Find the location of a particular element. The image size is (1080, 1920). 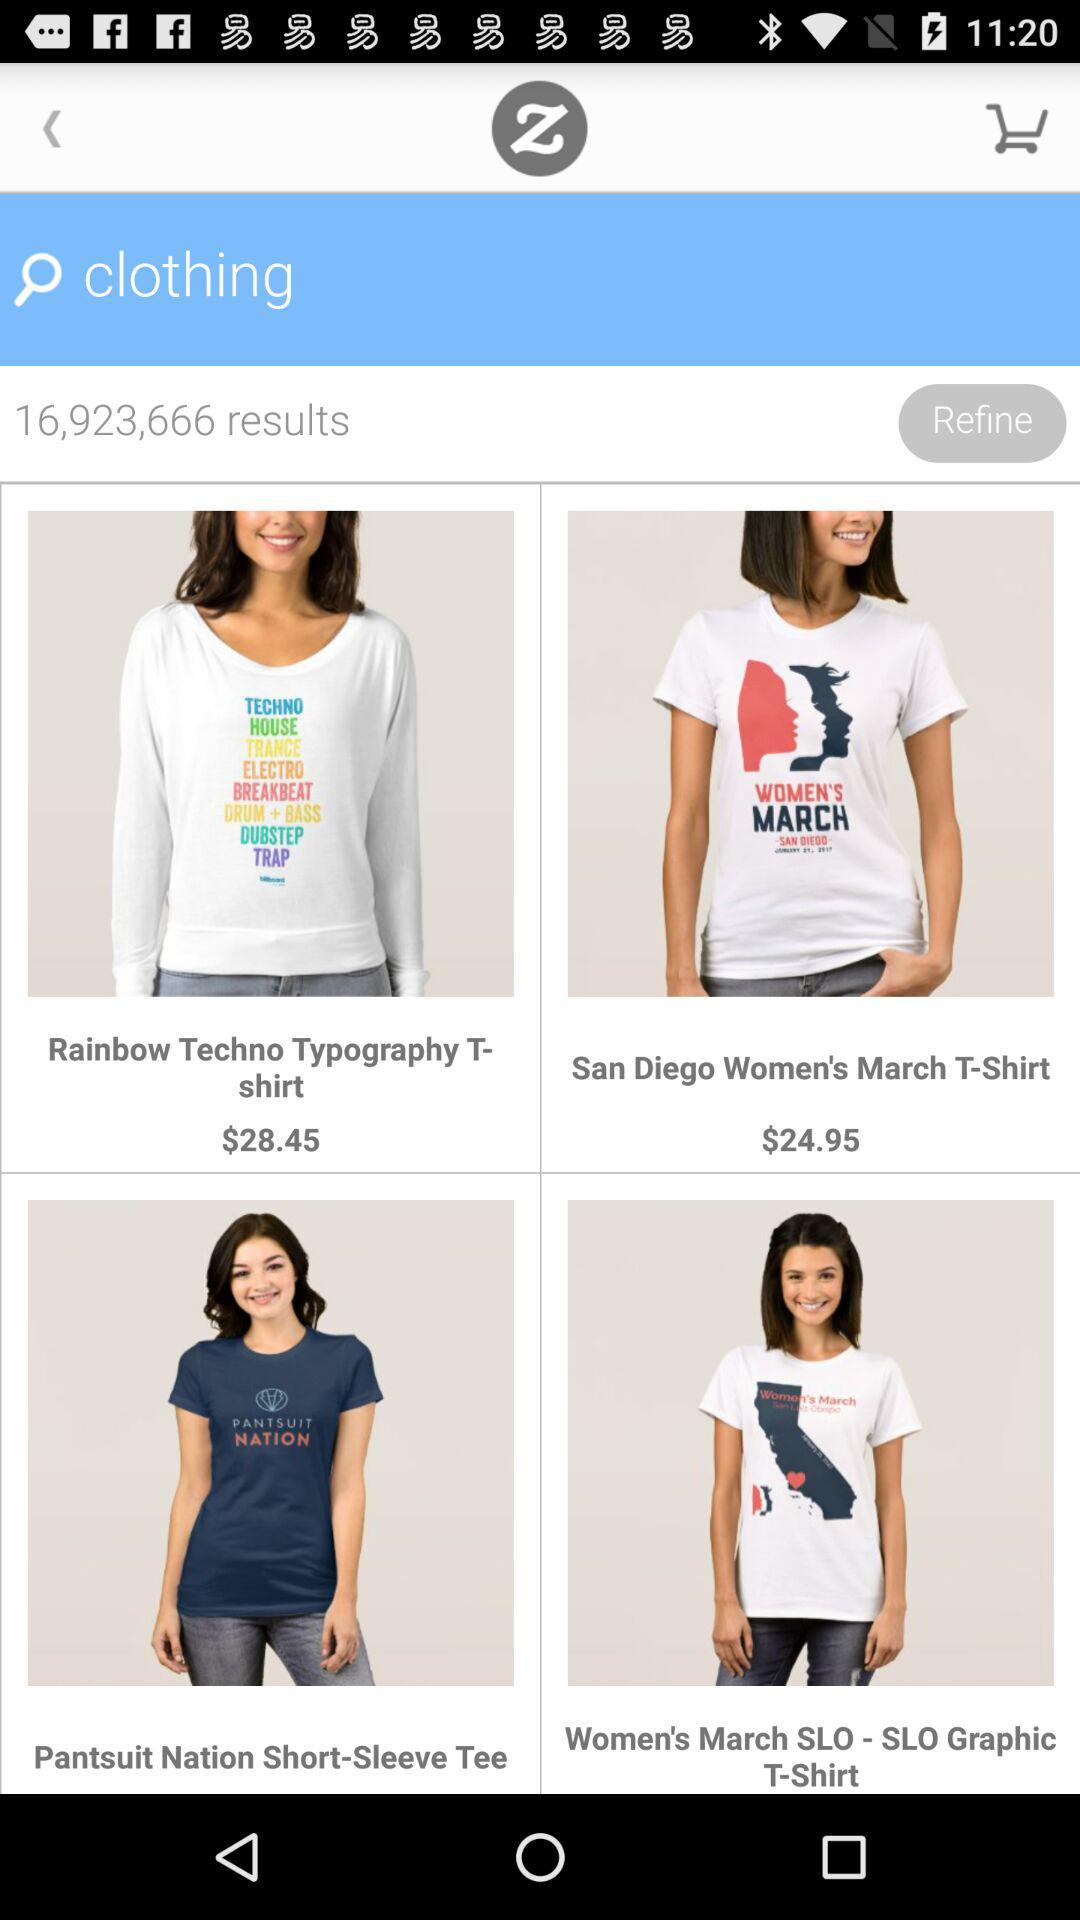

item to the right of 16 923 666 is located at coordinates (981, 422).